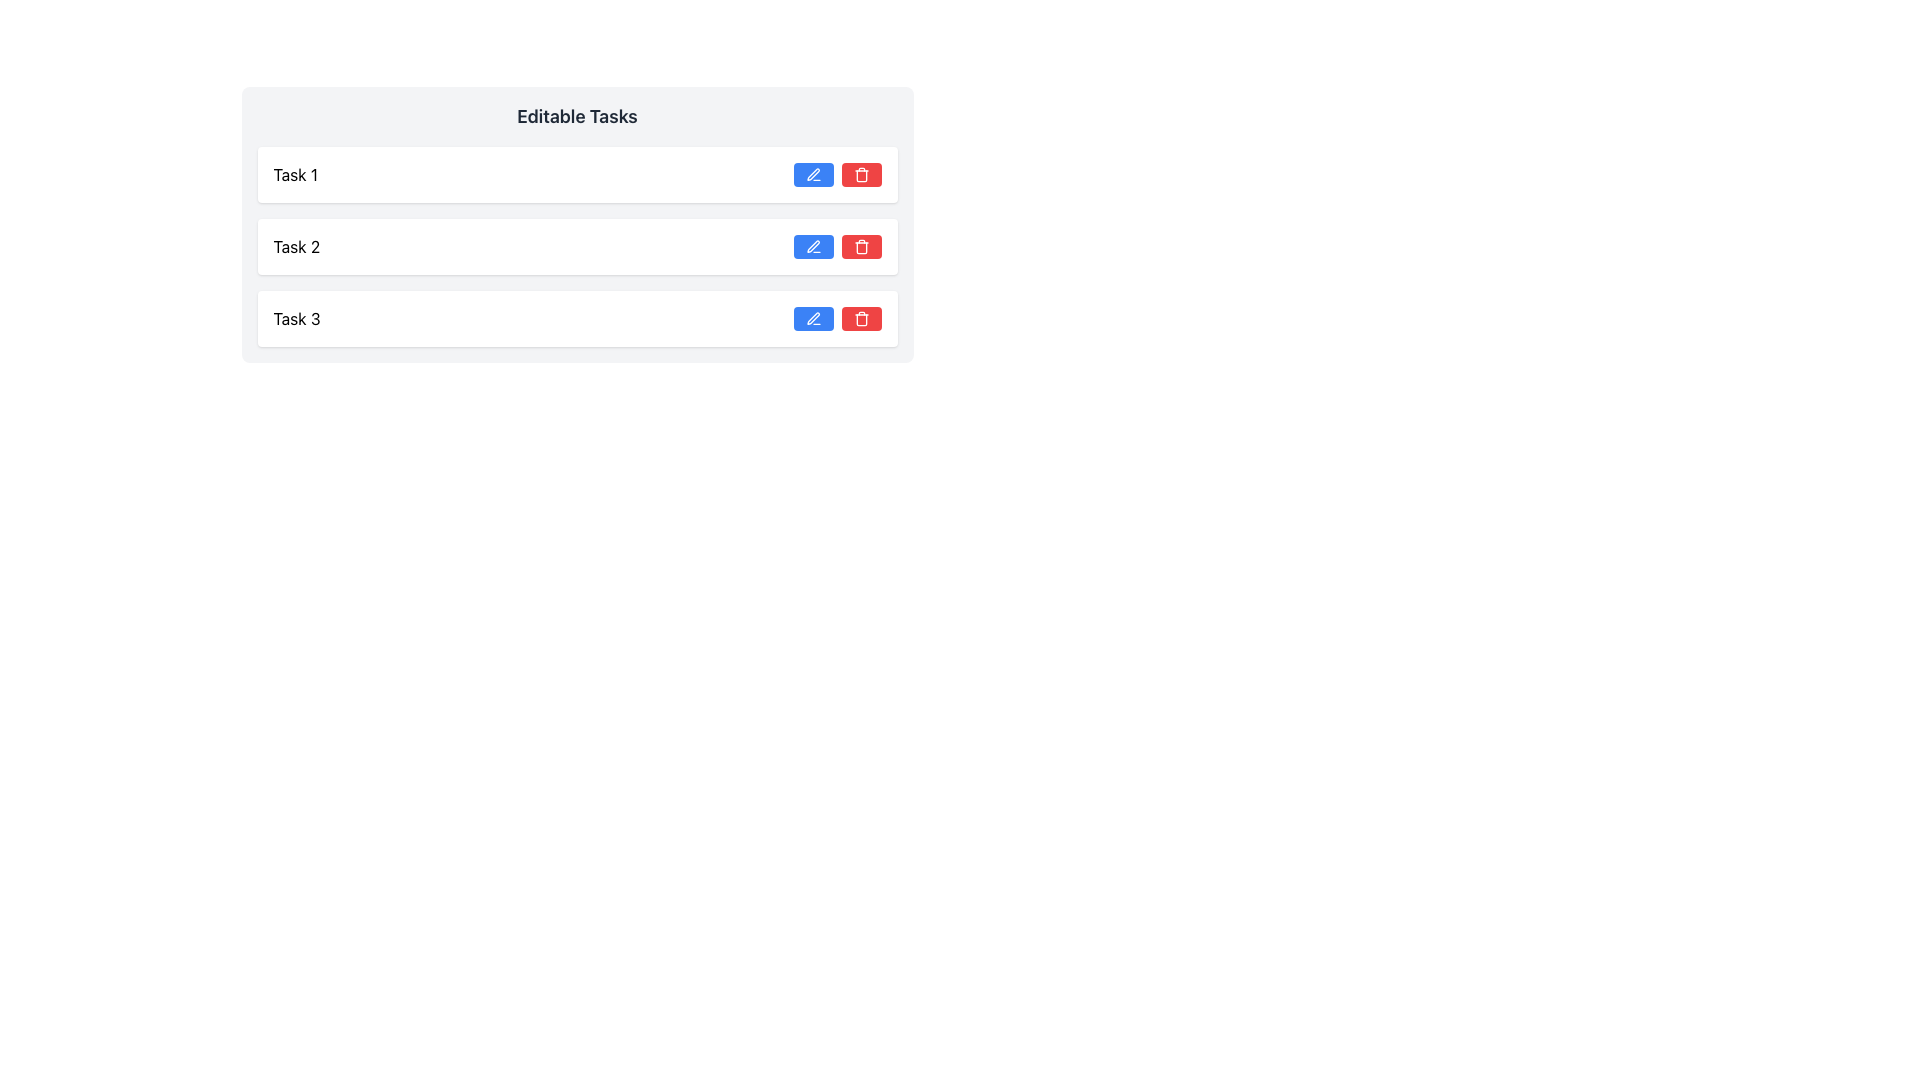 The height and width of the screenshot is (1080, 1920). Describe the element at coordinates (813, 173) in the screenshot. I see `the edit icon styled as a pen with a line underneath it, which is positioned at the top task row as the leftmost icon among interactive icons` at that location.